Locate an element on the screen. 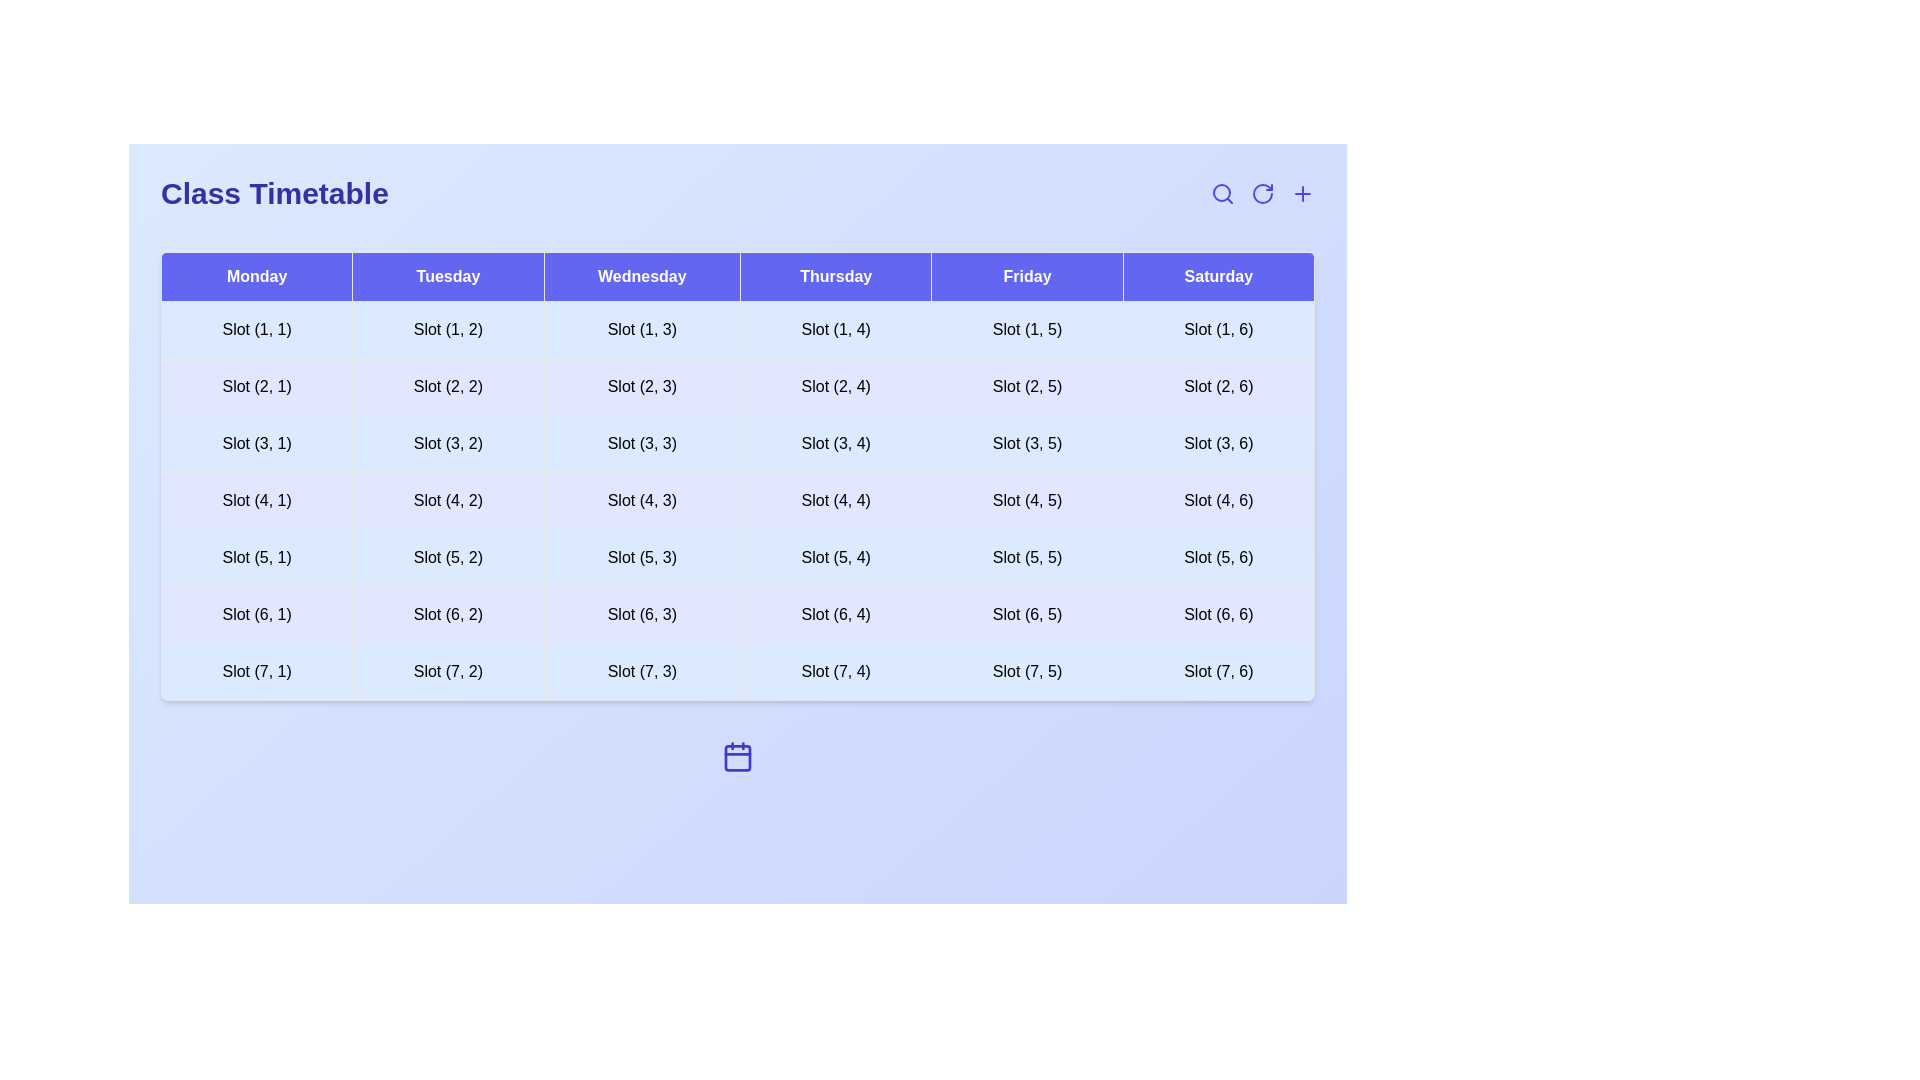 This screenshot has width=1920, height=1080. the calendar icon at the bottom center of the component is located at coordinates (737, 756).